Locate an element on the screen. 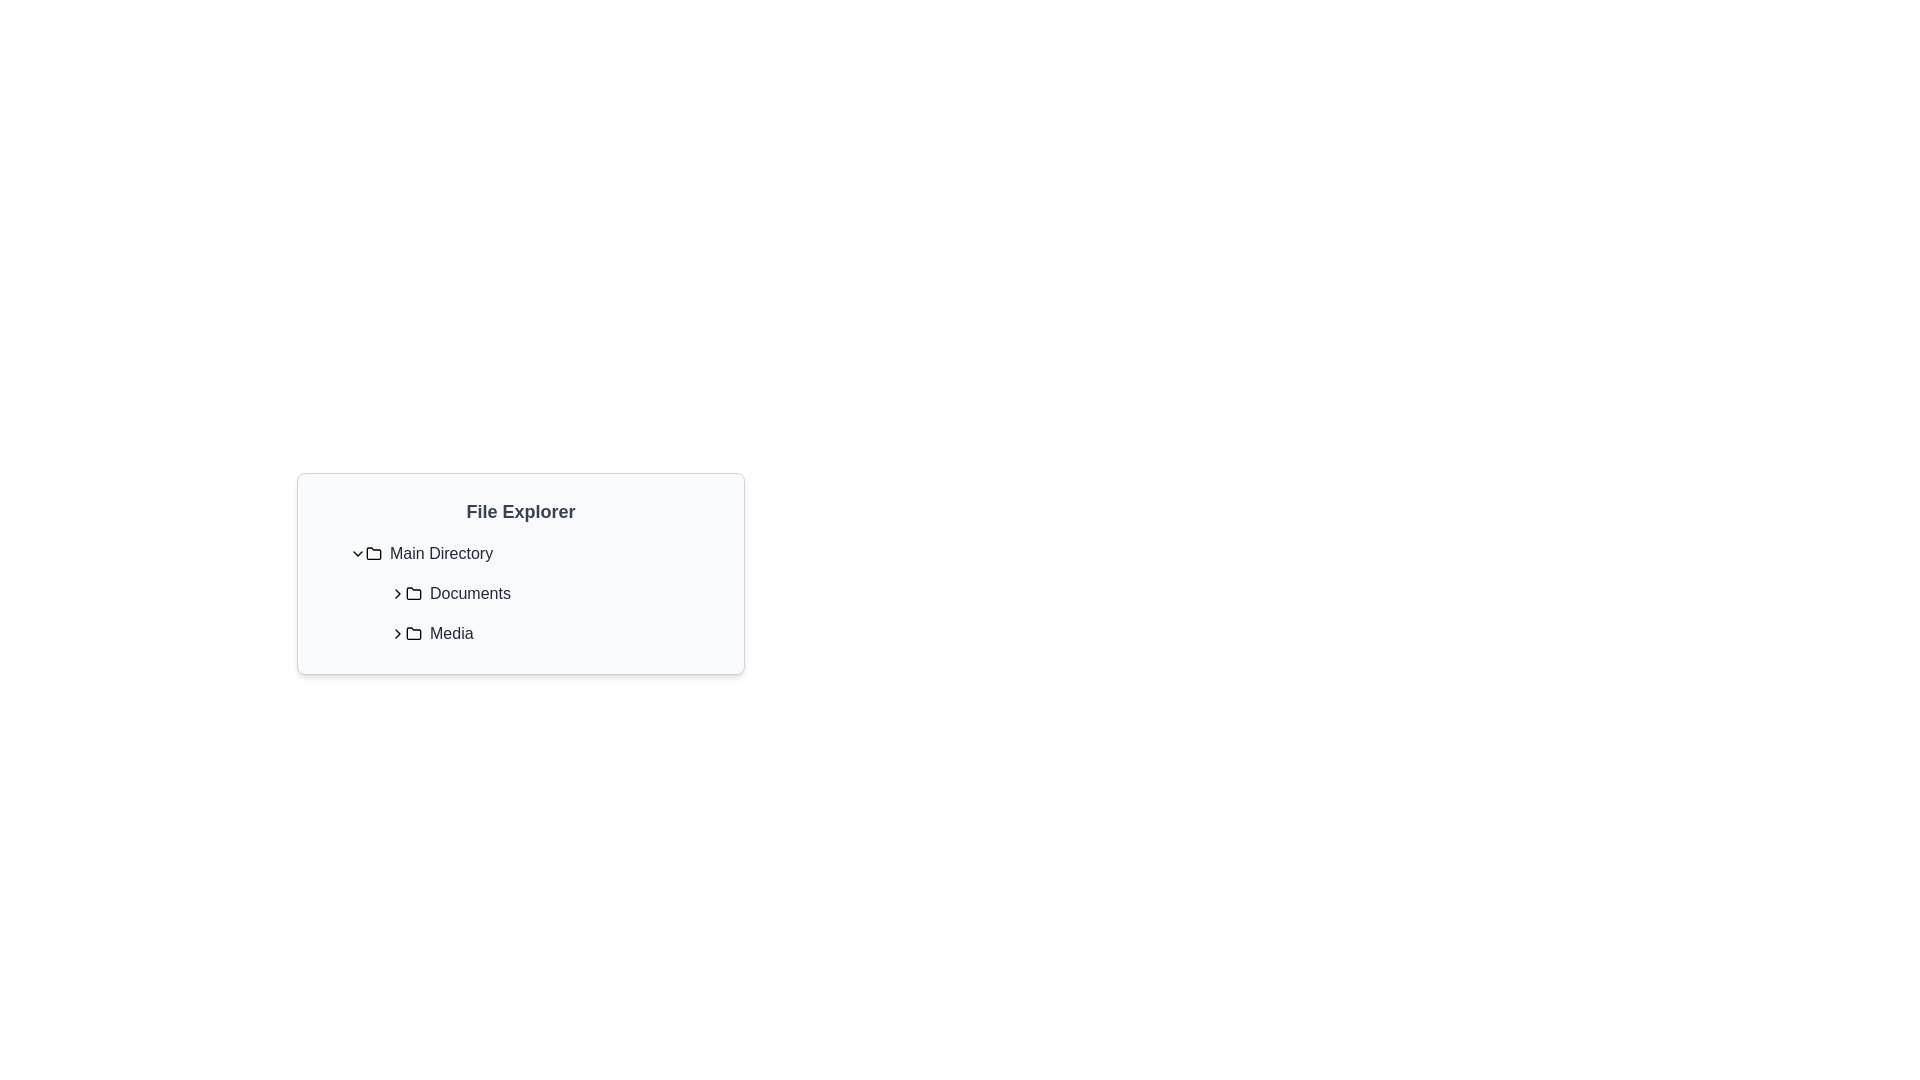 This screenshot has width=1920, height=1080. the Chevron Button that expands or collapses the 'Media' folder in the file explorer is located at coordinates (398, 633).